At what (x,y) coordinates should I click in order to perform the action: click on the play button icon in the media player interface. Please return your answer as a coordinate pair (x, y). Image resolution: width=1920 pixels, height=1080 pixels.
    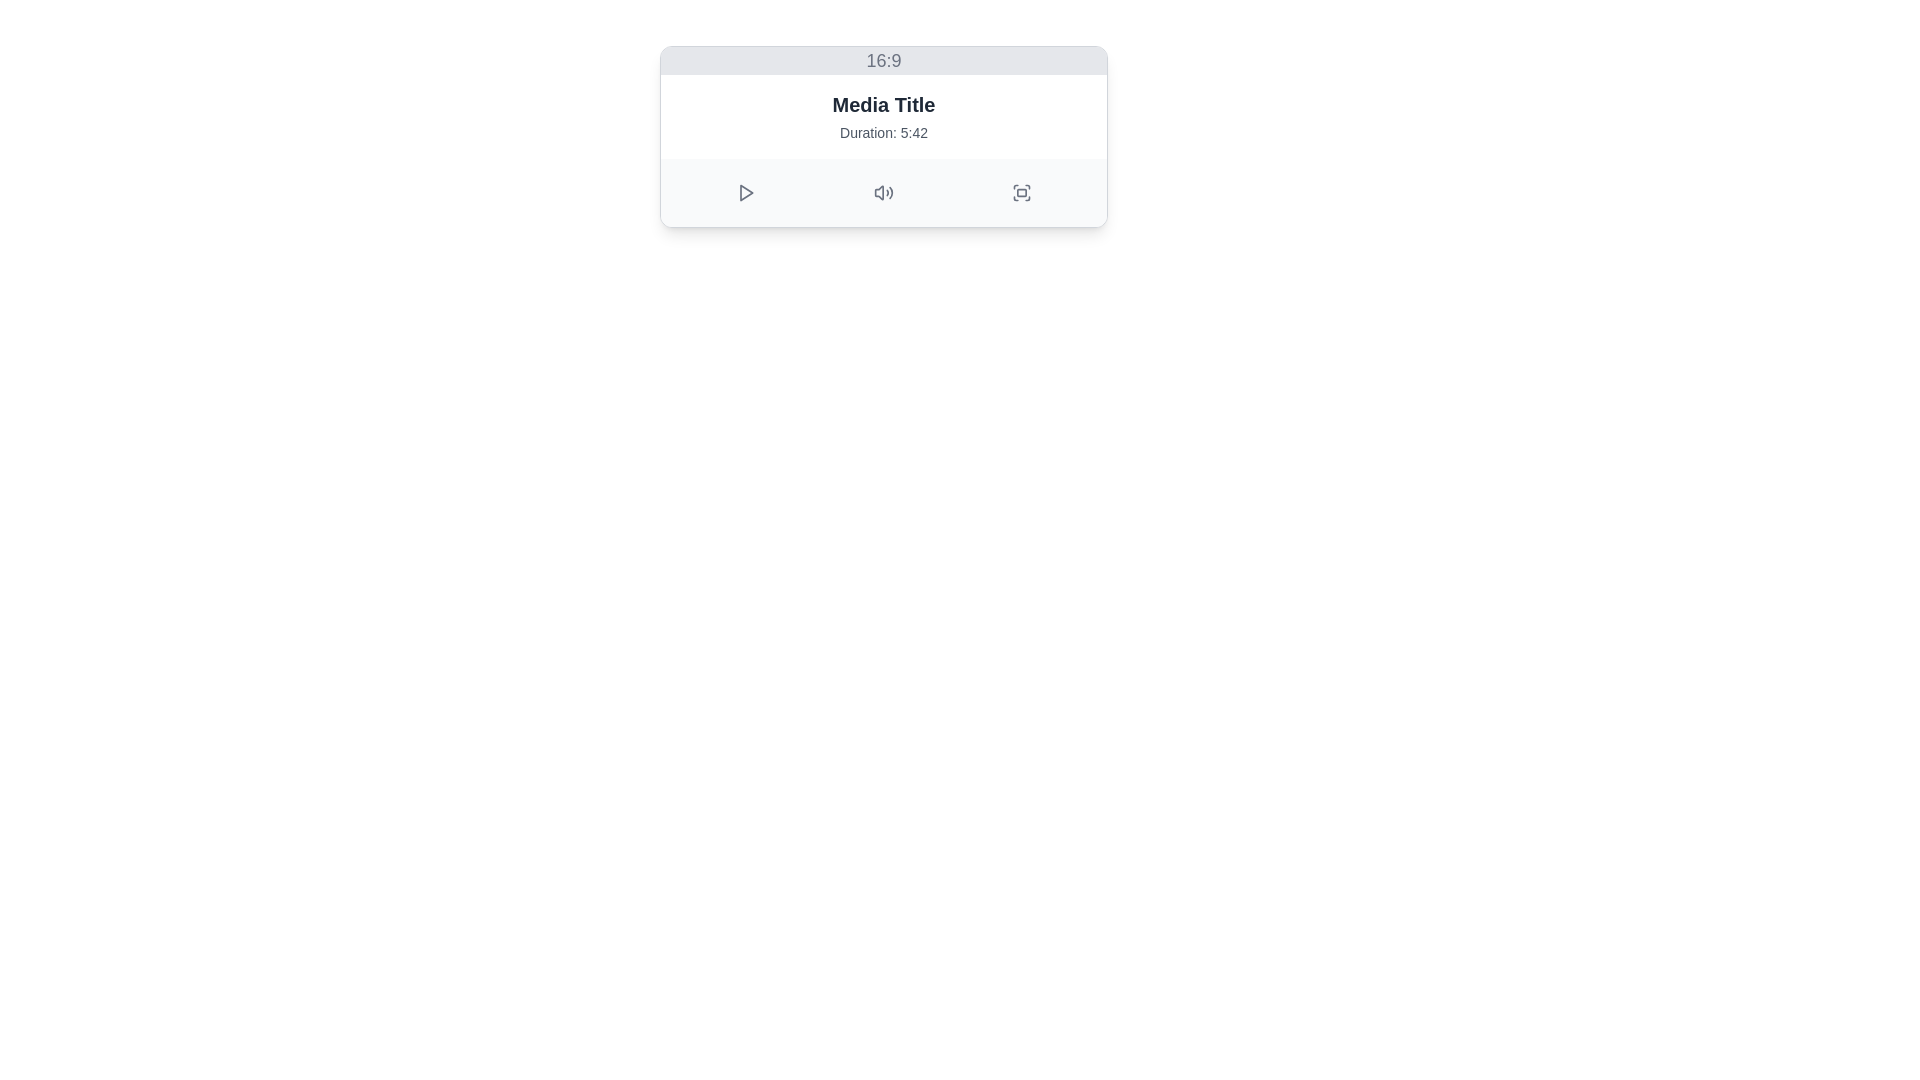
    Looking at the image, I should click on (745, 192).